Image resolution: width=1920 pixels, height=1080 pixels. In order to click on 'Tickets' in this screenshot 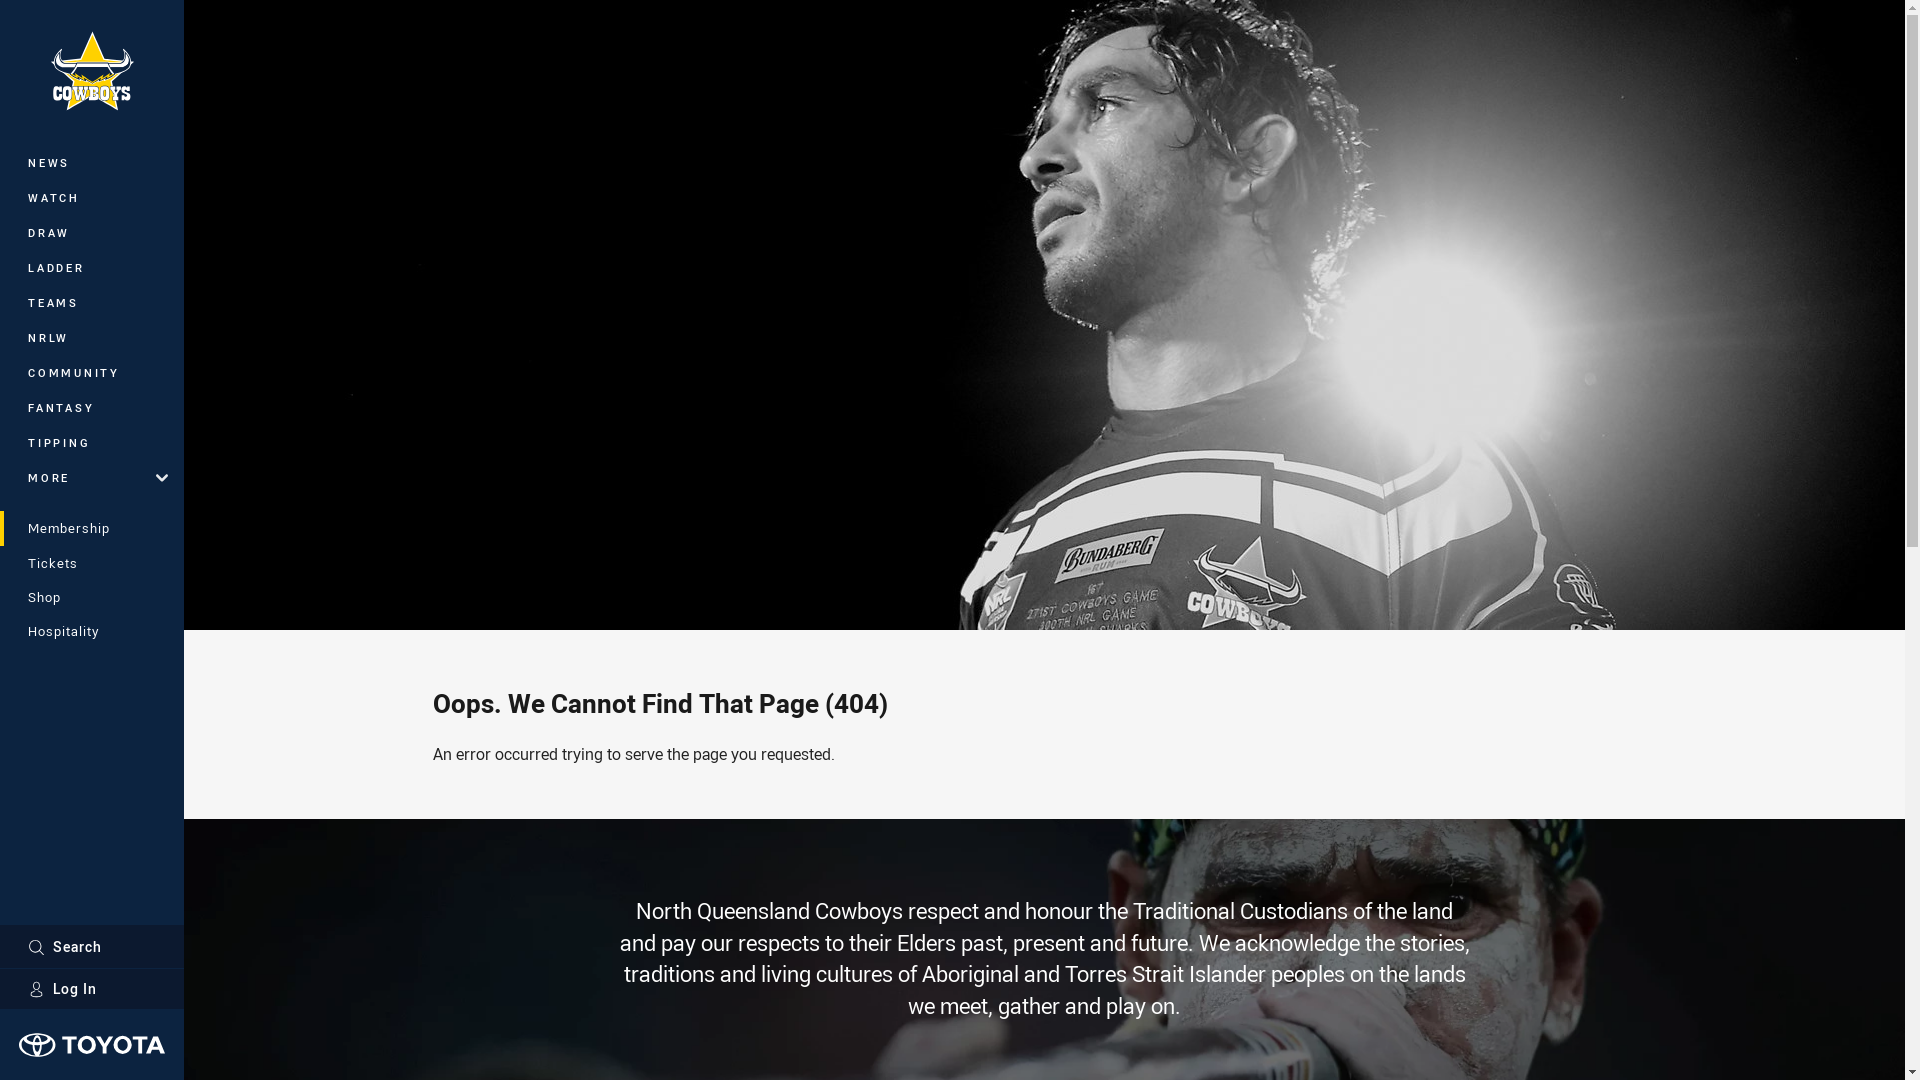, I will do `click(90, 563)`.